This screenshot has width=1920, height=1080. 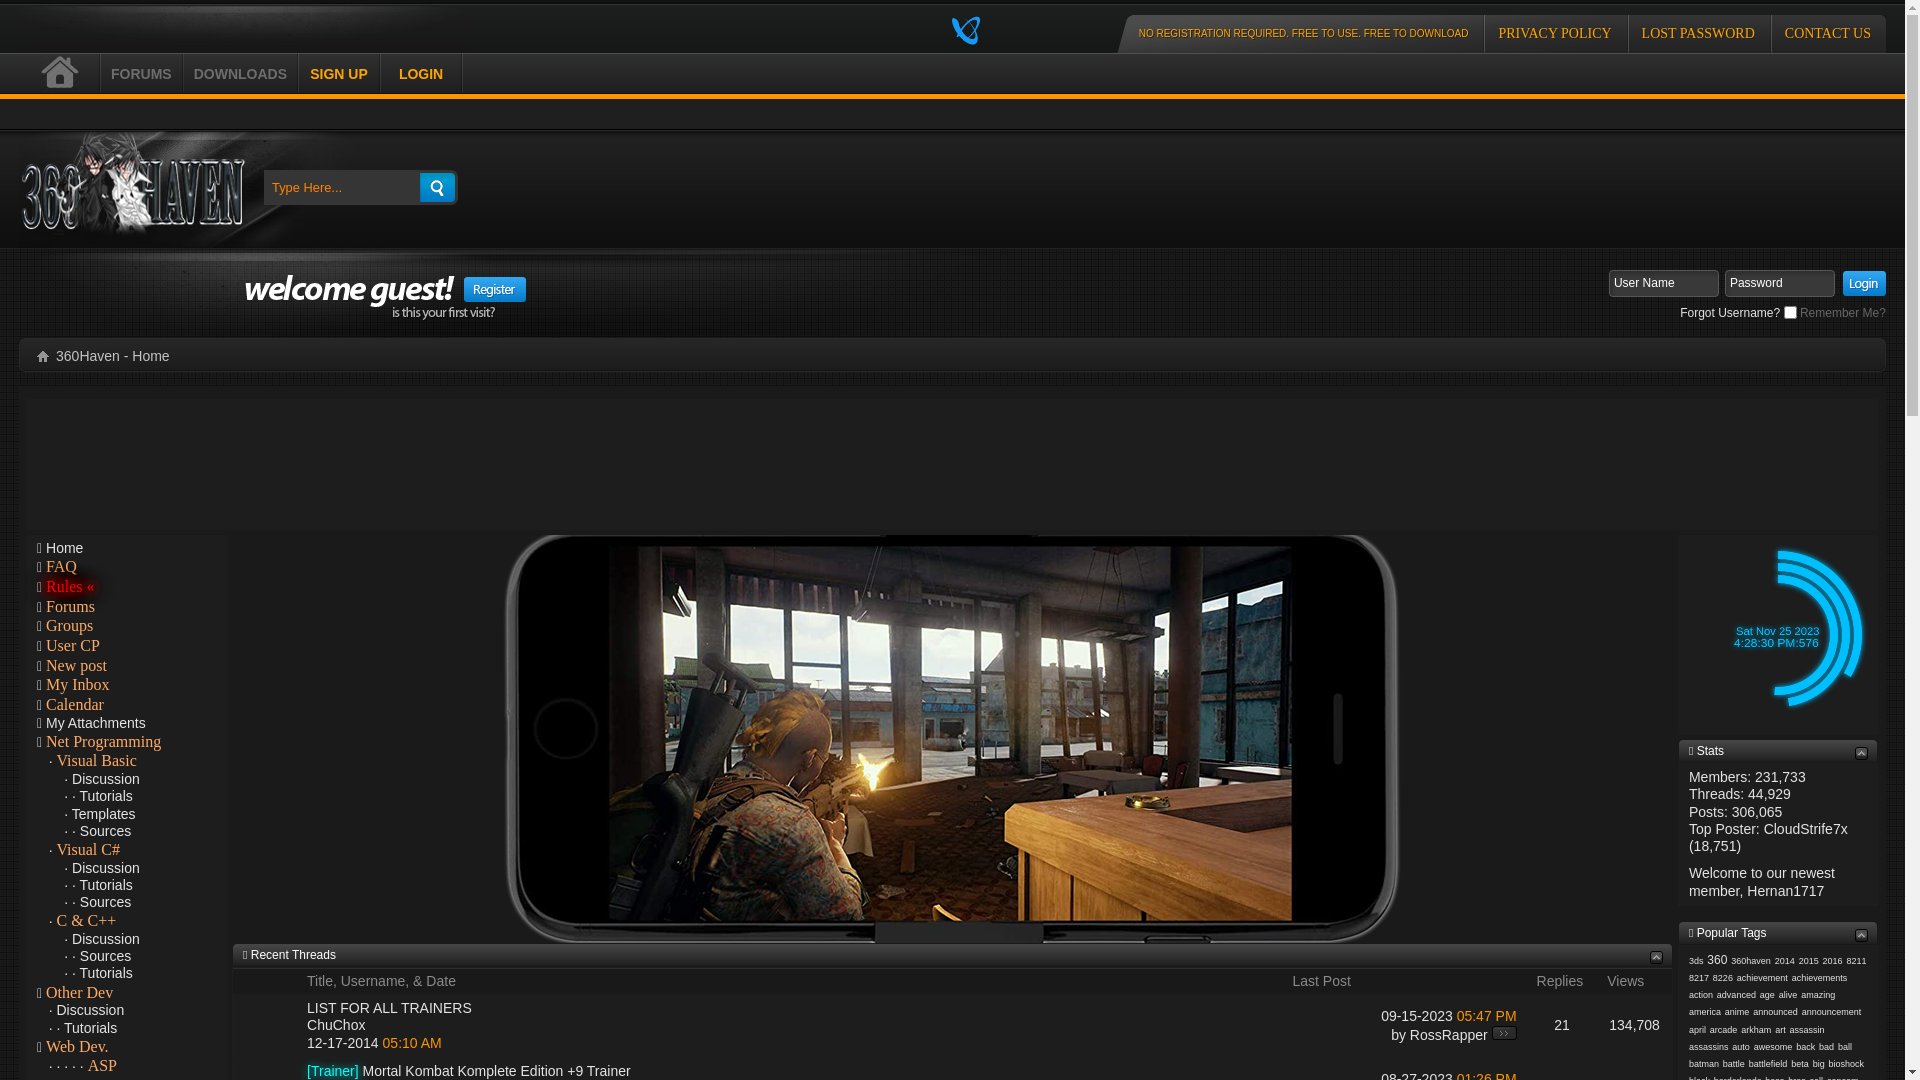 I want to click on 'Mortal Kombat Komplete Edition +9 Trainer', so click(x=363, y=1070).